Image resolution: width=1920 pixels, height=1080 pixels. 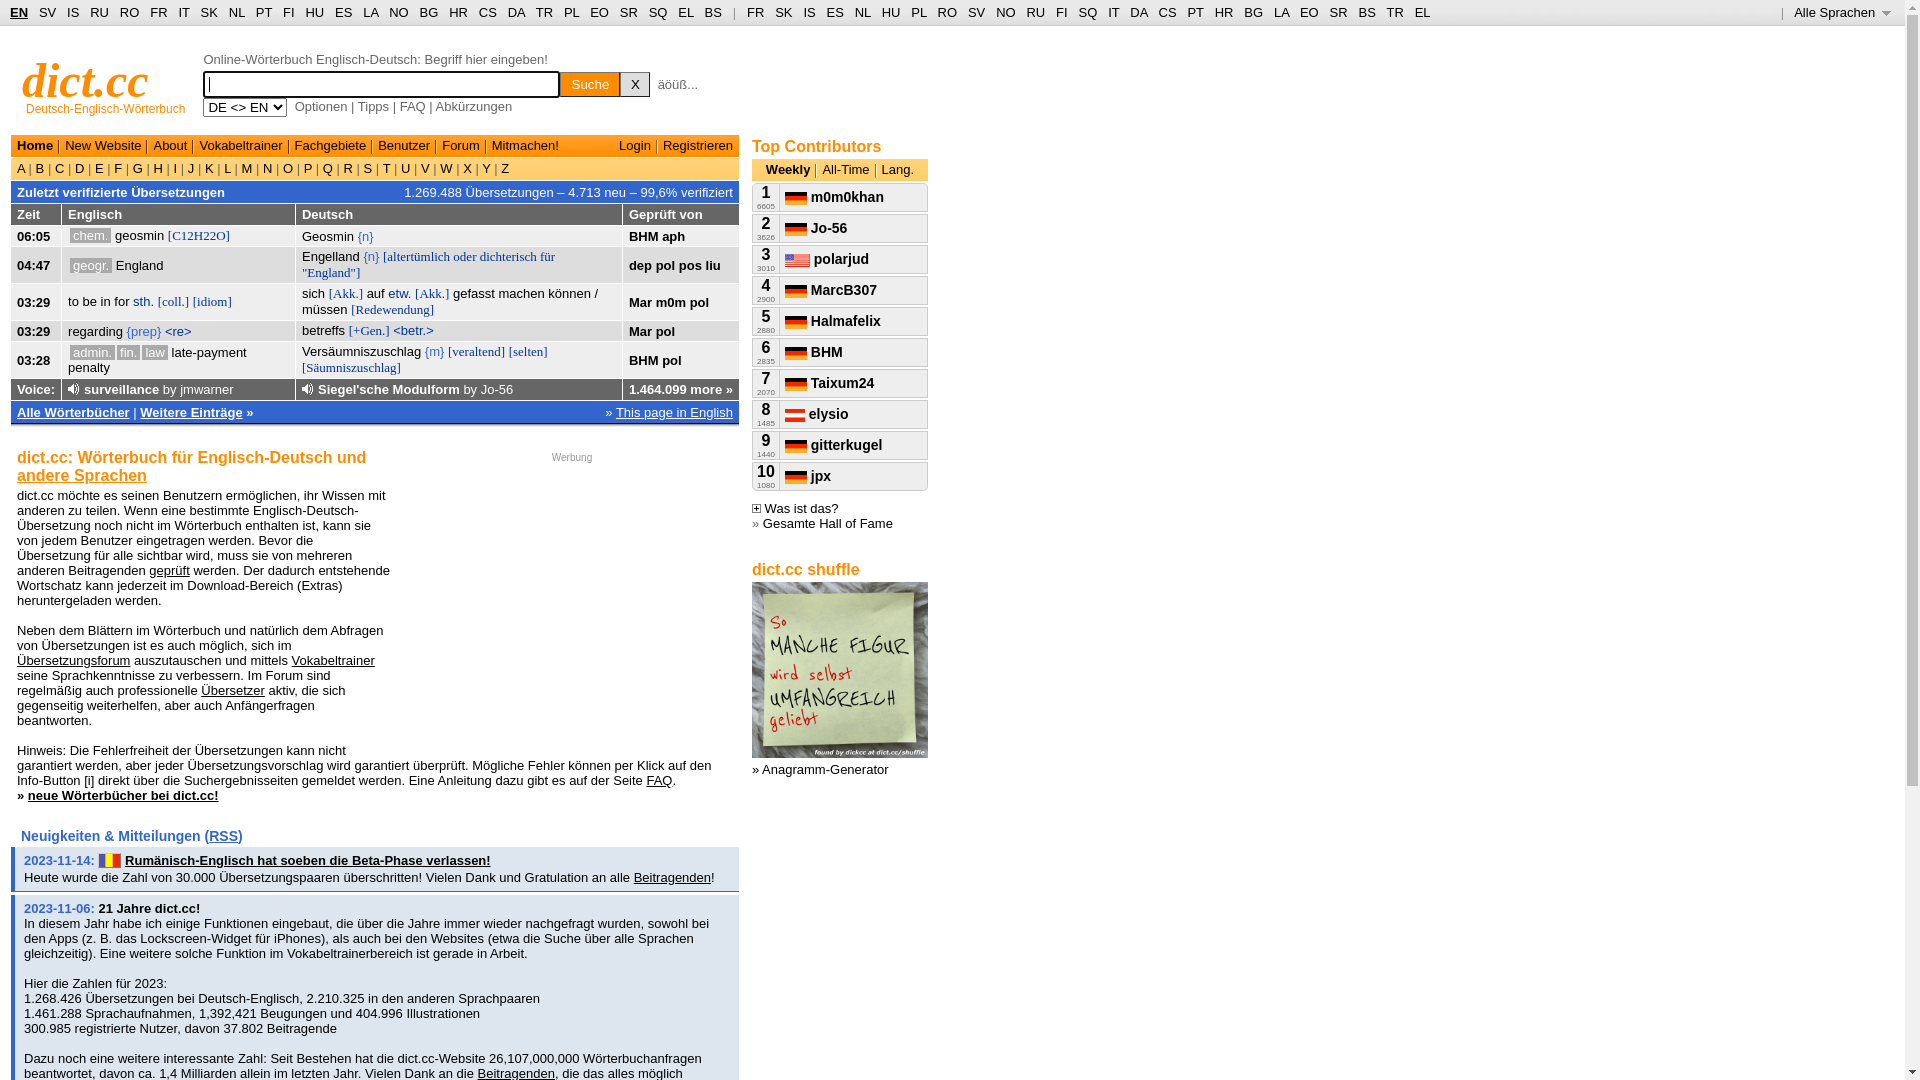 What do you see at coordinates (828, 522) in the screenshot?
I see `'Gesamte Hall of Fame'` at bounding box center [828, 522].